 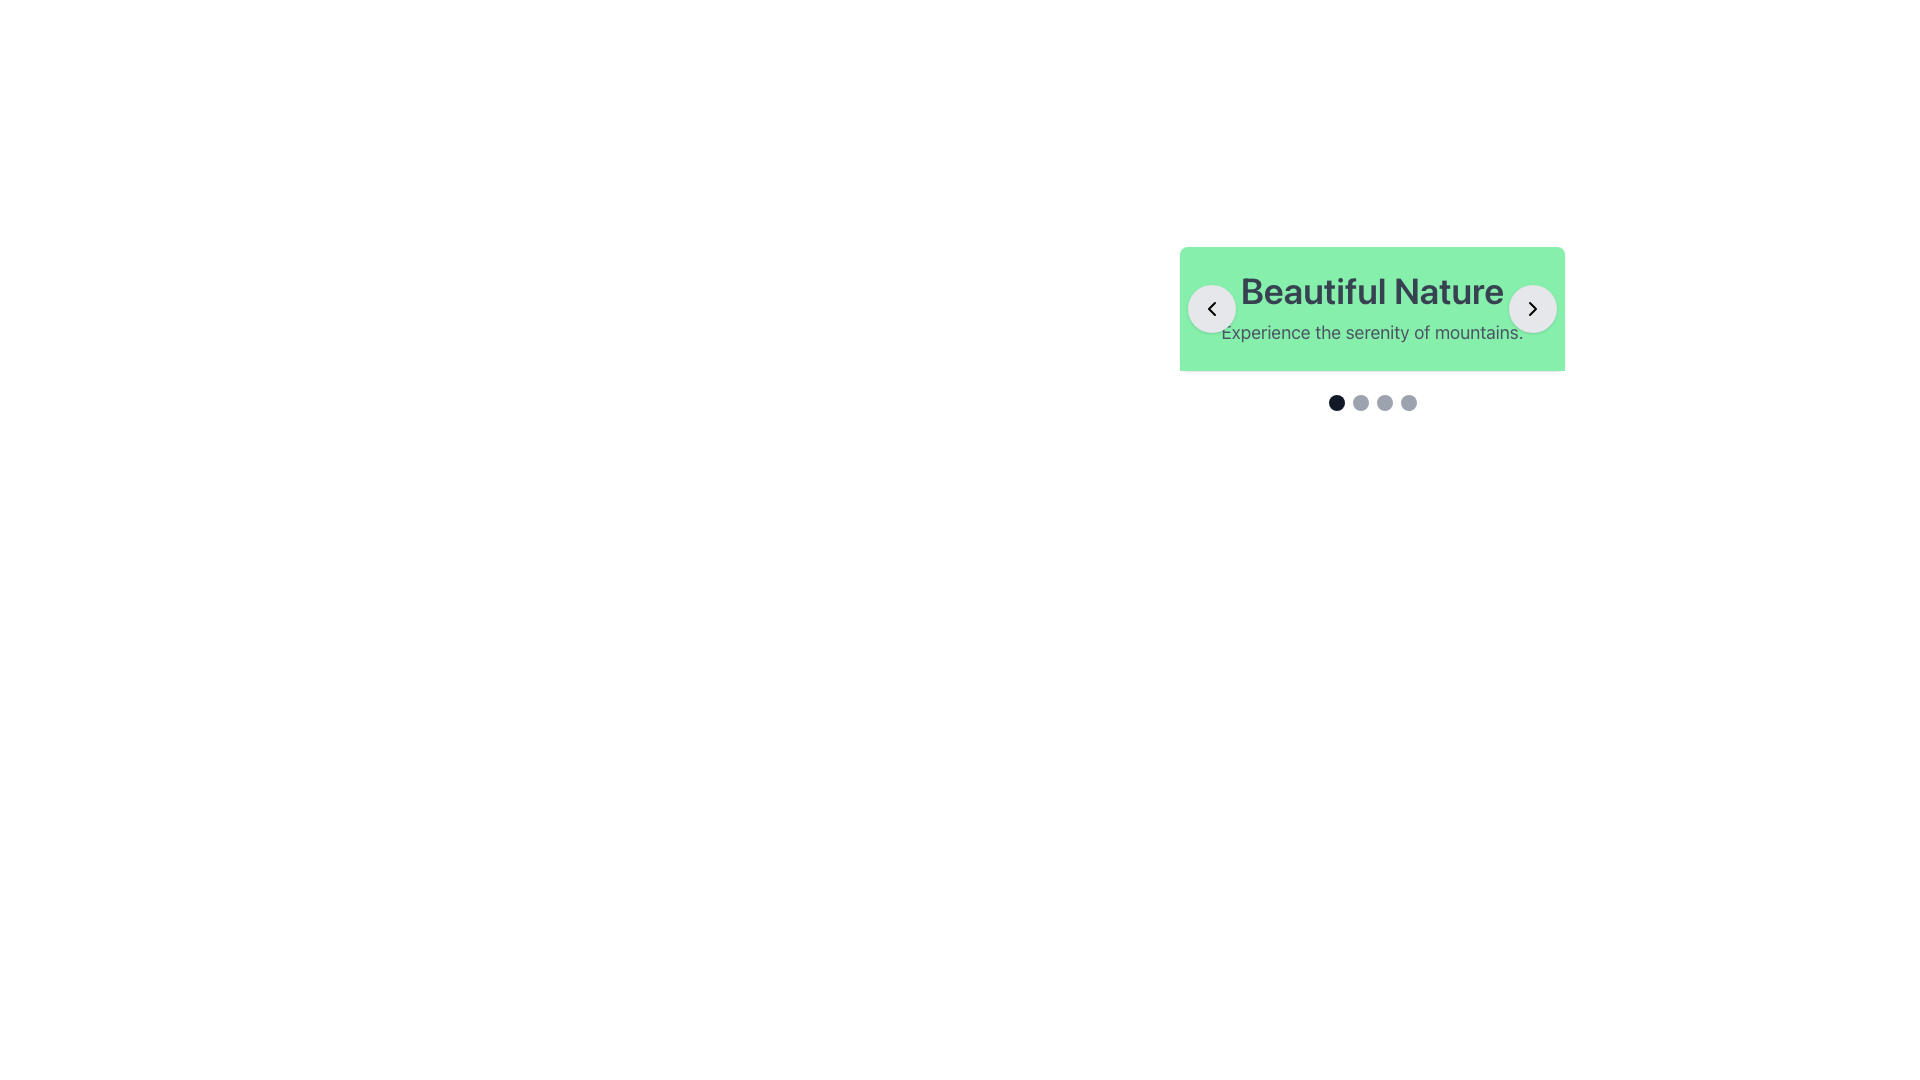 I want to click on the third navigation dot in the carousel indicator sequence located below the green banner, so click(x=1383, y=402).